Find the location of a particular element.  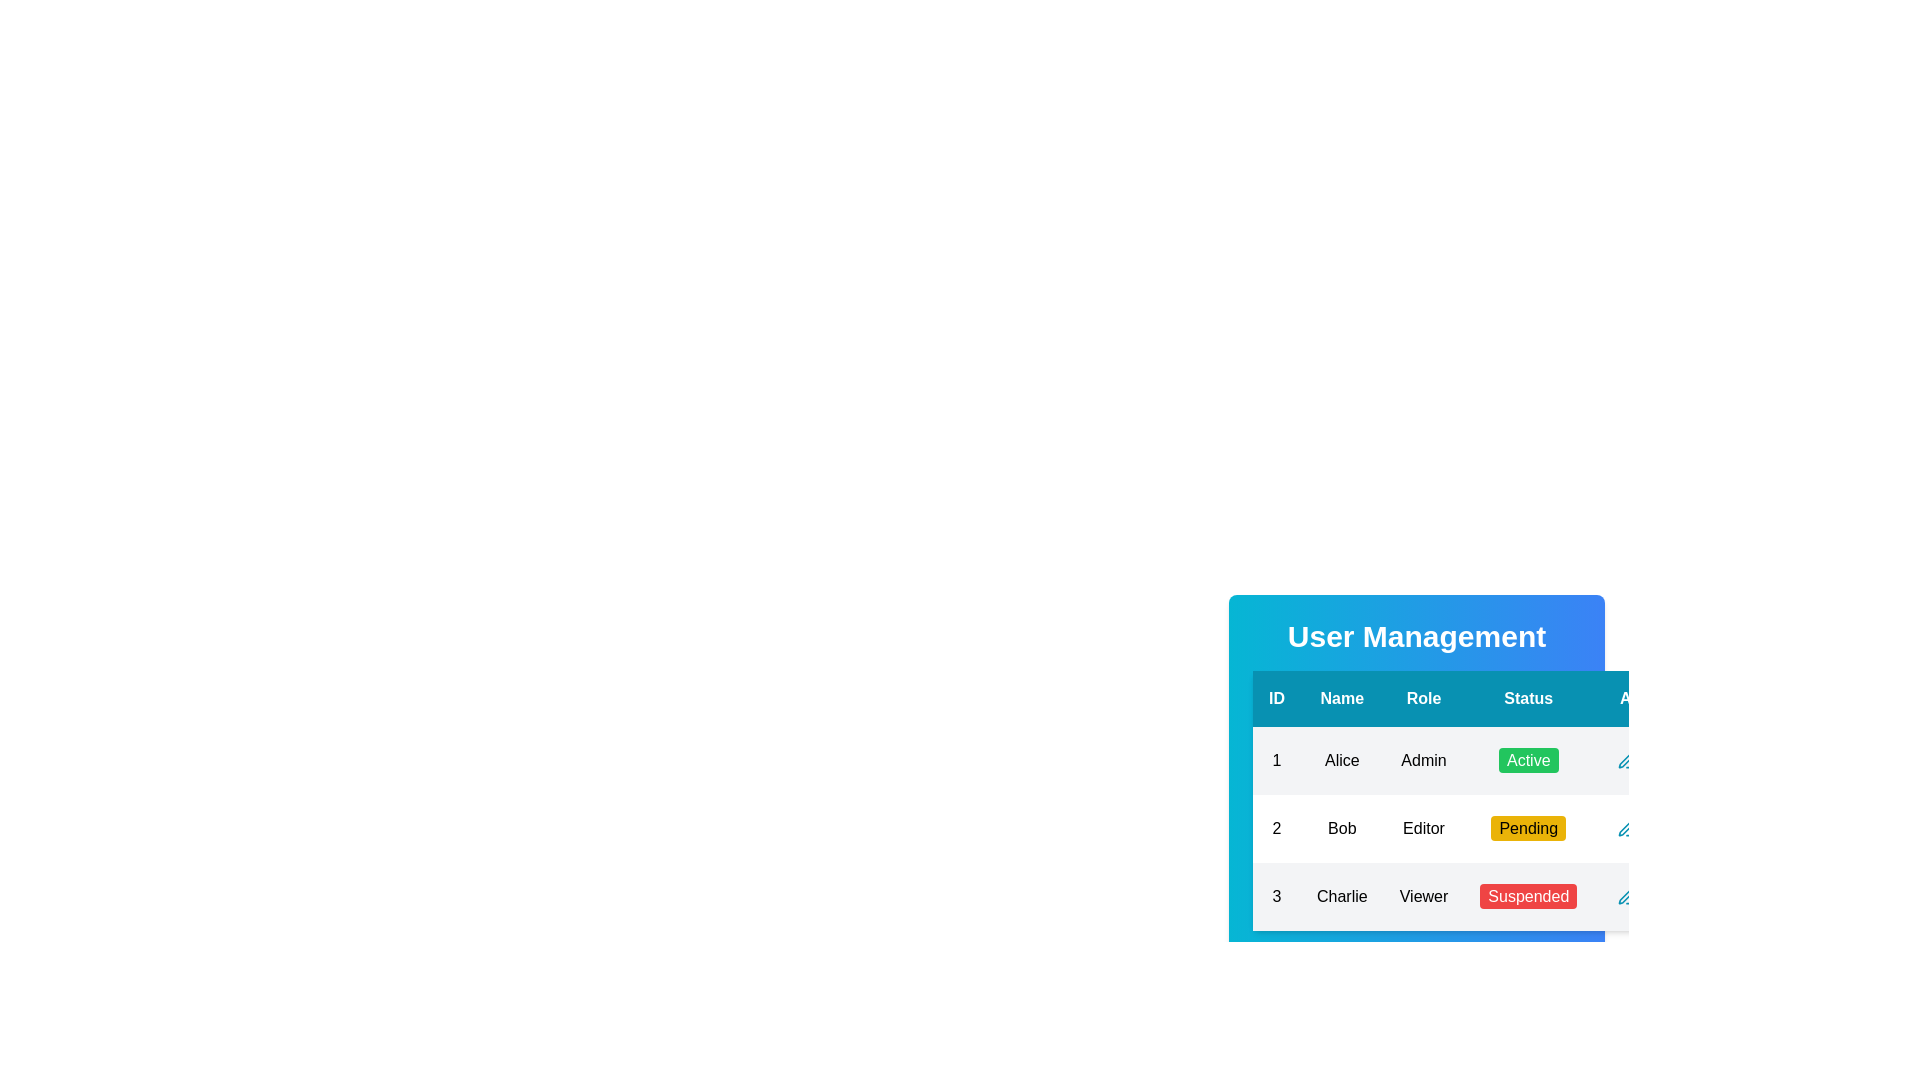

the Table Header labeled 'ID', which is a small rectangular area with white text on a blue background, positioned in the first column of a table is located at coordinates (1275, 697).